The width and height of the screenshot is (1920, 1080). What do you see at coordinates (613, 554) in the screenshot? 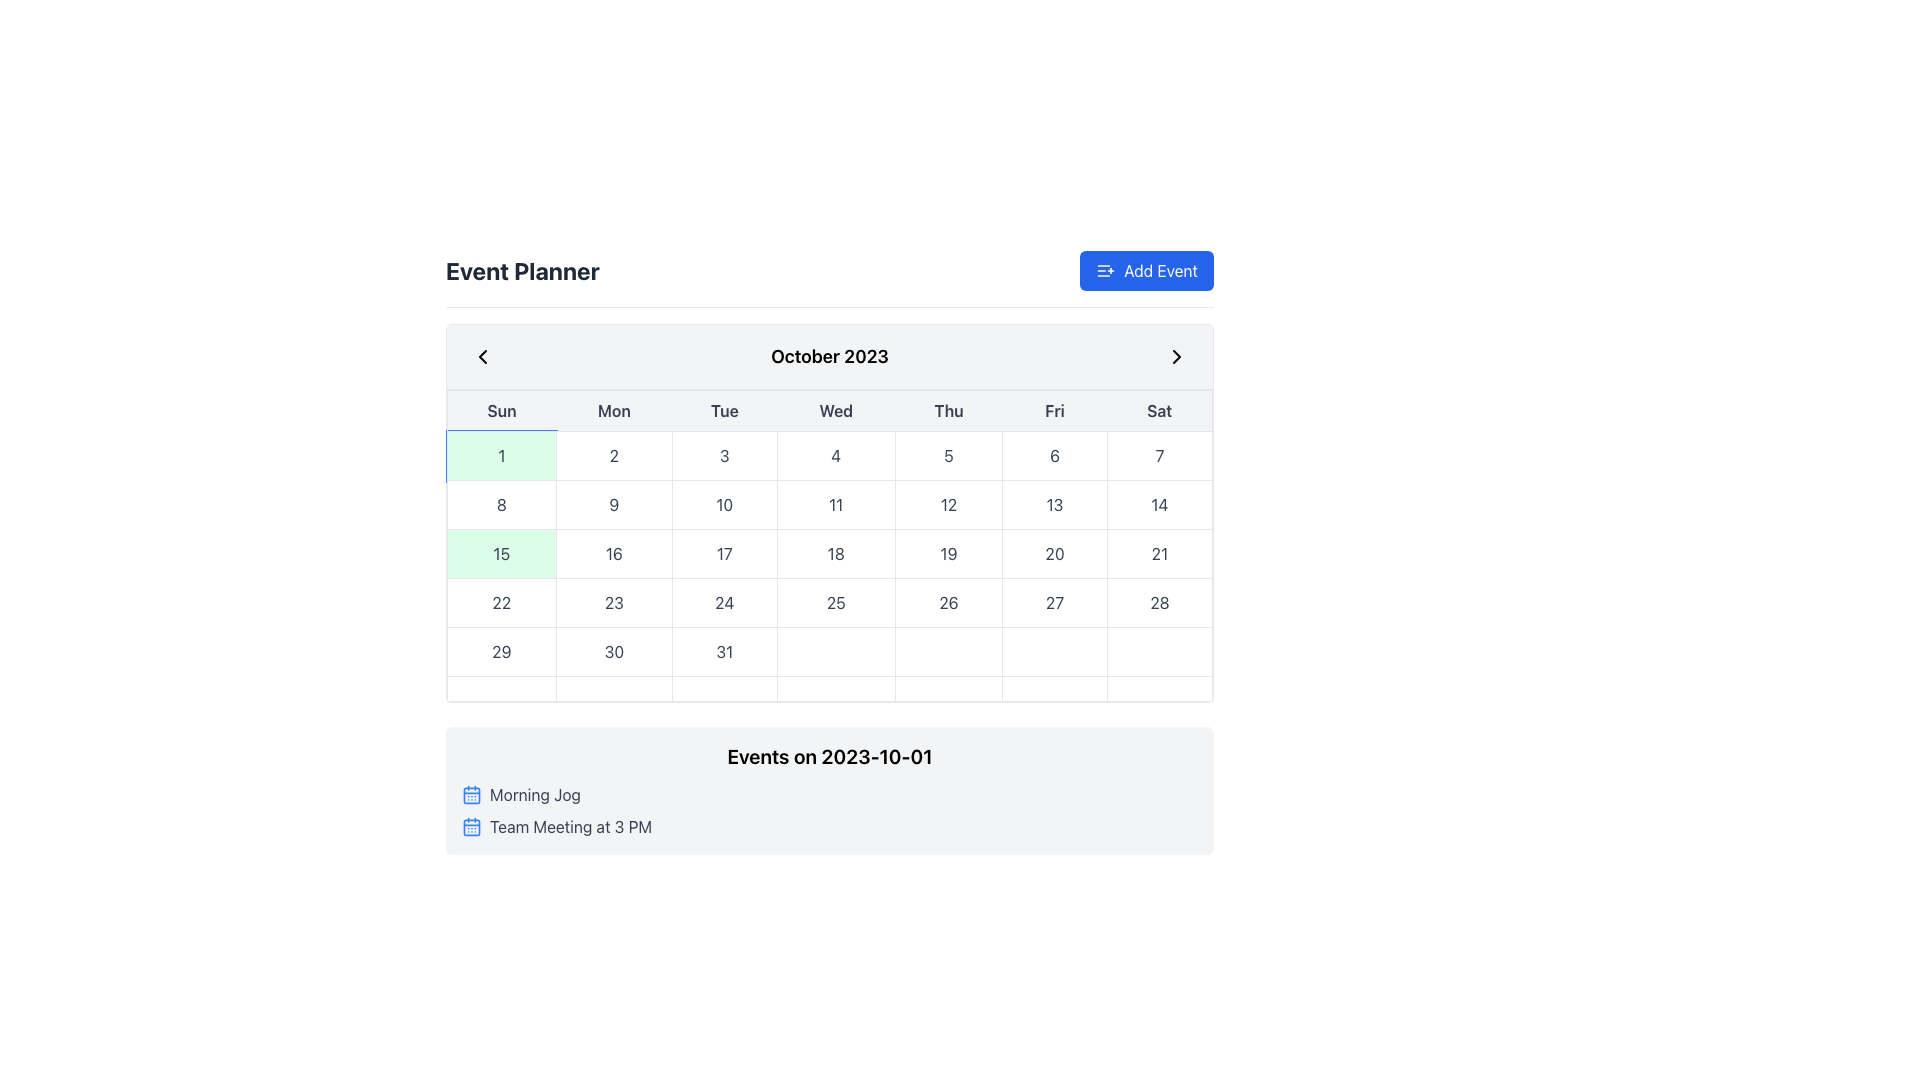
I see `the button representing the day '16' in the October calendar grid` at bounding box center [613, 554].